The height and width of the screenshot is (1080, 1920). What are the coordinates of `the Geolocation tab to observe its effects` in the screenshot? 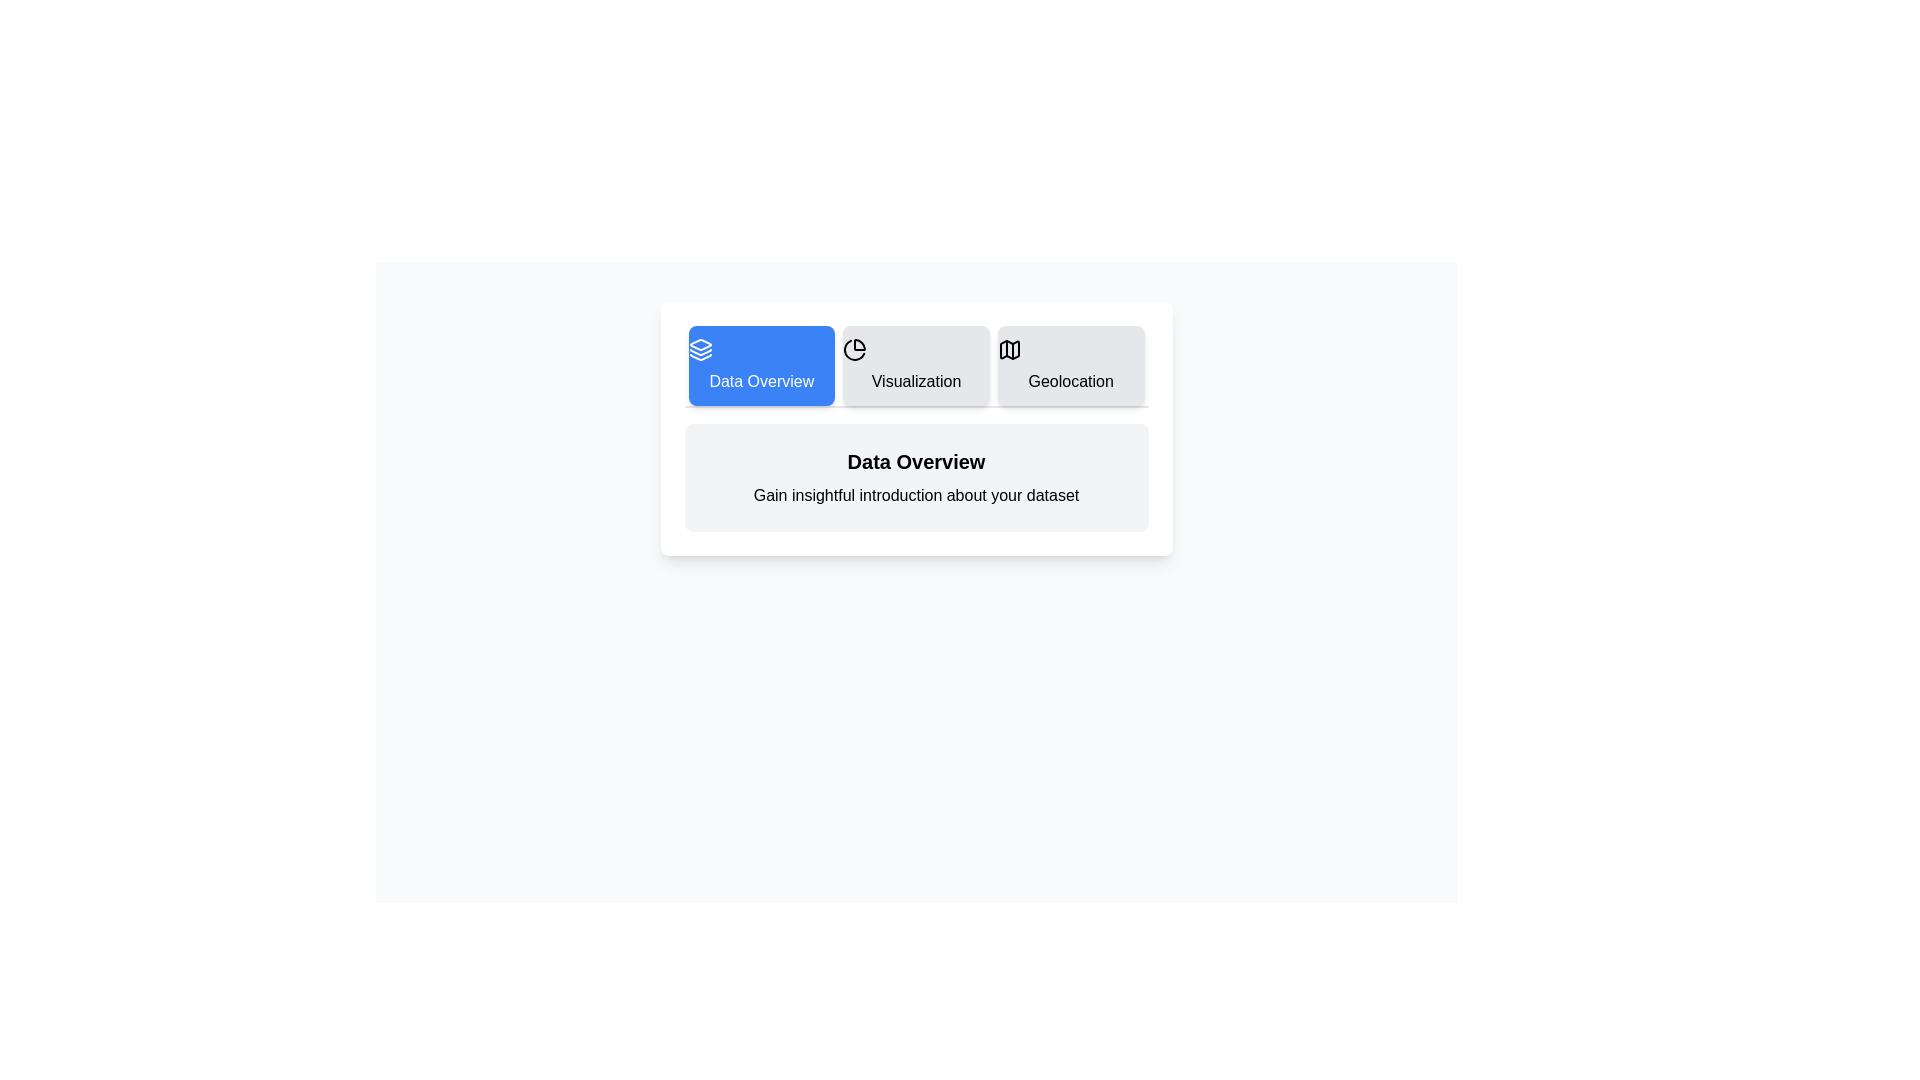 It's located at (1070, 366).